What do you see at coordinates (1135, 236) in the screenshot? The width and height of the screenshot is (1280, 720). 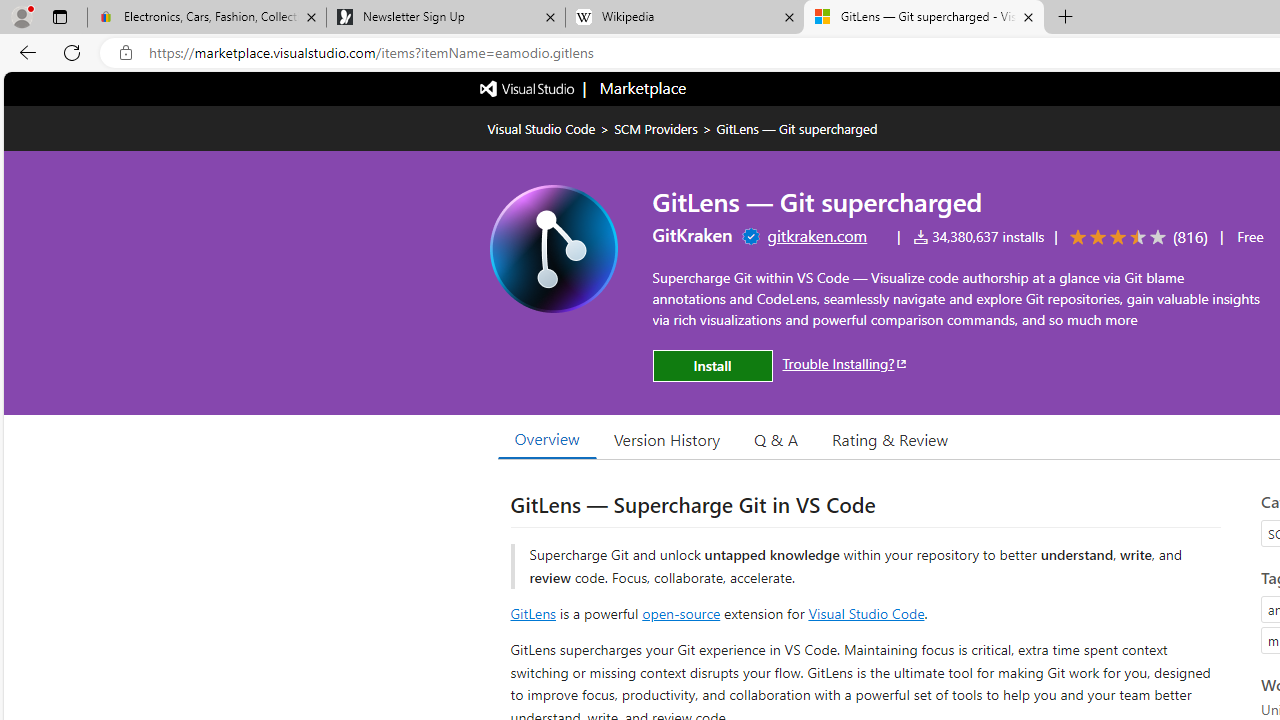 I see `'Average rating: 3.7 out of 5. Navigate to user reviews.'` at bounding box center [1135, 236].